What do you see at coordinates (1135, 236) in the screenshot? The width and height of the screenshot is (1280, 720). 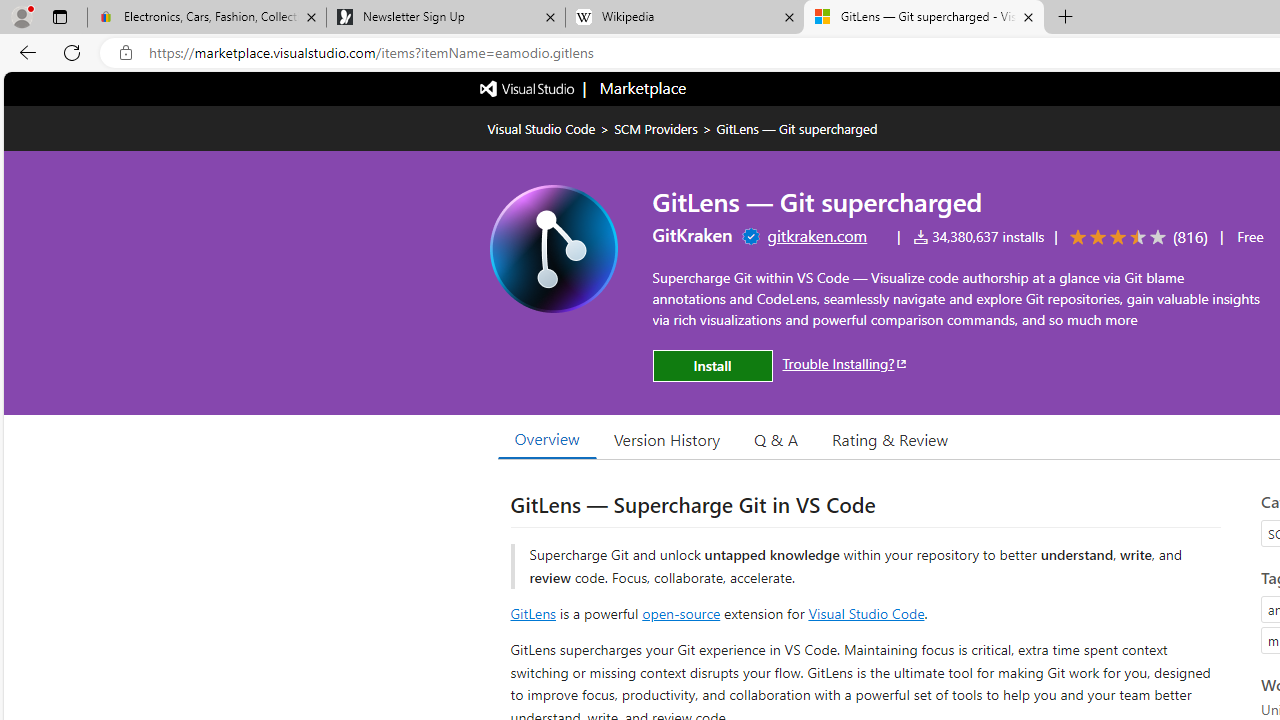 I see `'Average rating: 3.7 out of 5. Navigate to user reviews.'` at bounding box center [1135, 236].